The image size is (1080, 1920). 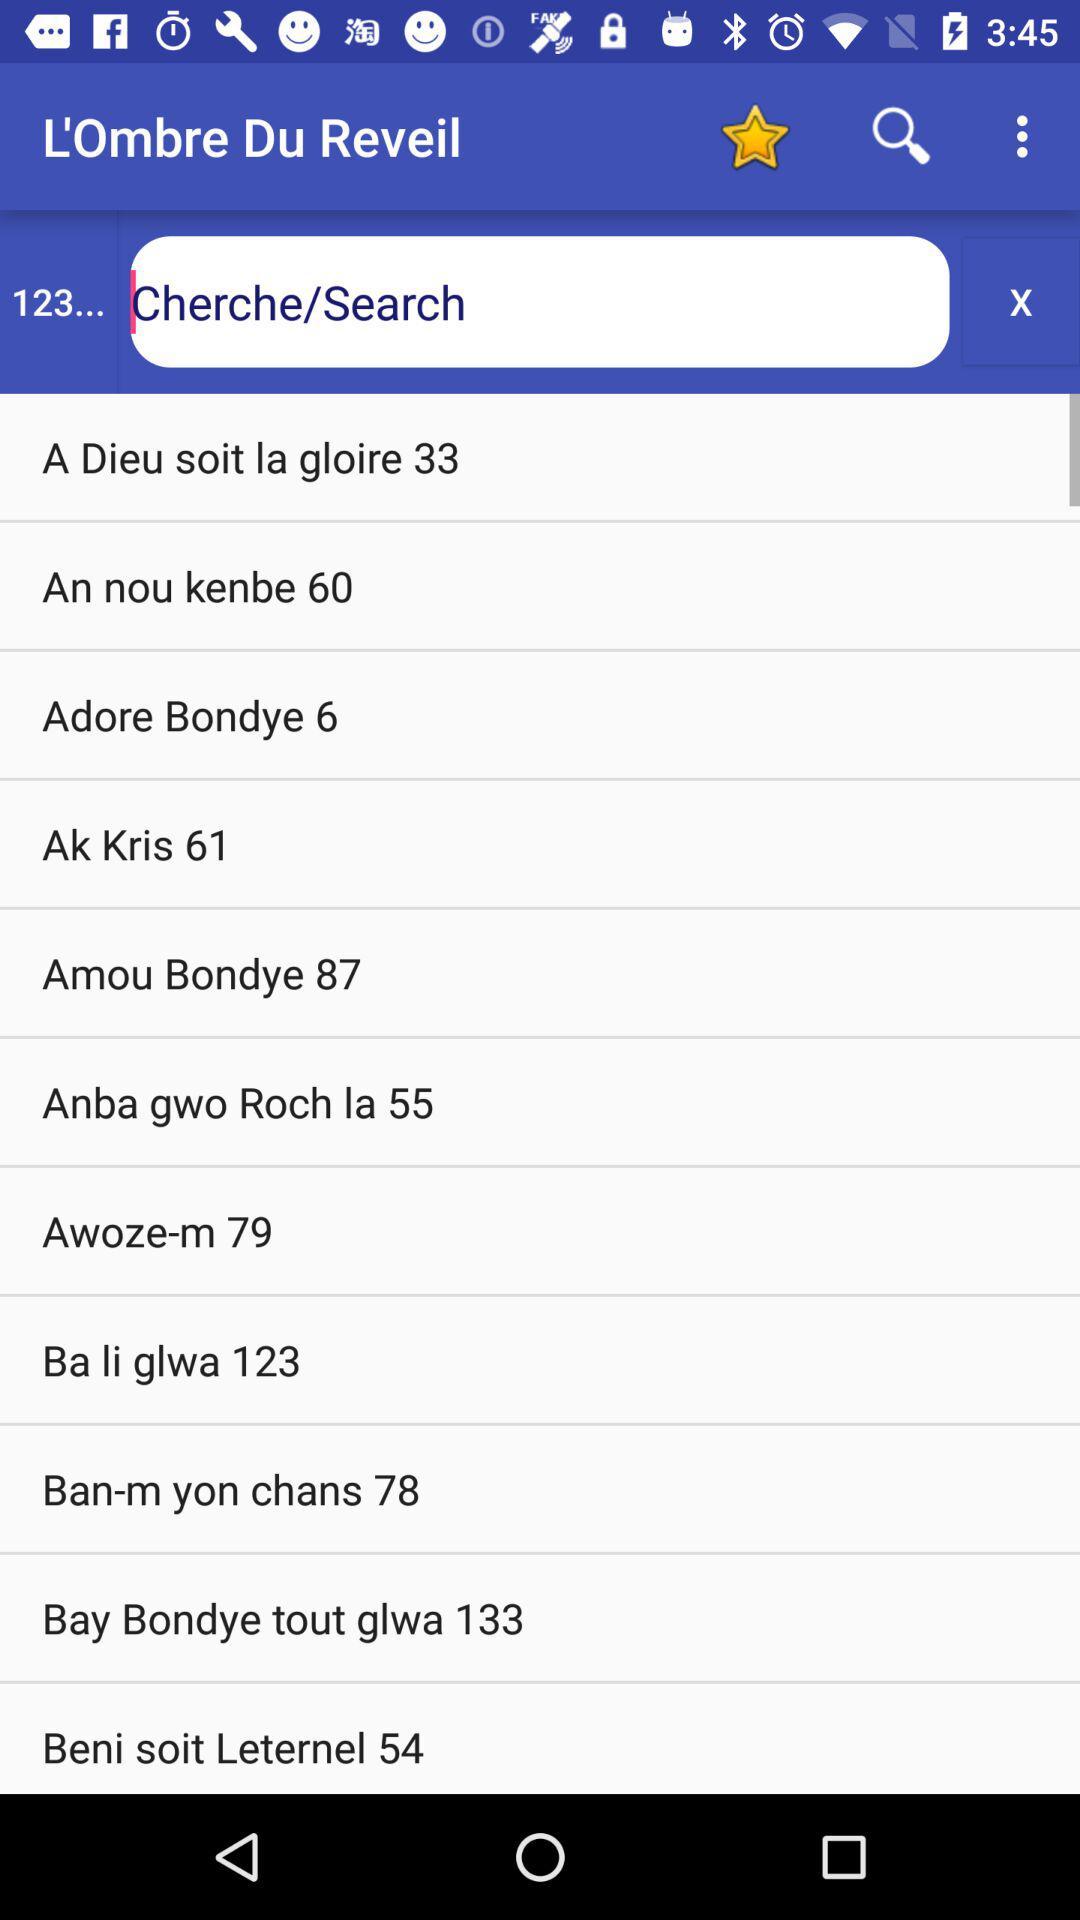 What do you see at coordinates (57, 300) in the screenshot?
I see `icon above a dieu soit` at bounding box center [57, 300].